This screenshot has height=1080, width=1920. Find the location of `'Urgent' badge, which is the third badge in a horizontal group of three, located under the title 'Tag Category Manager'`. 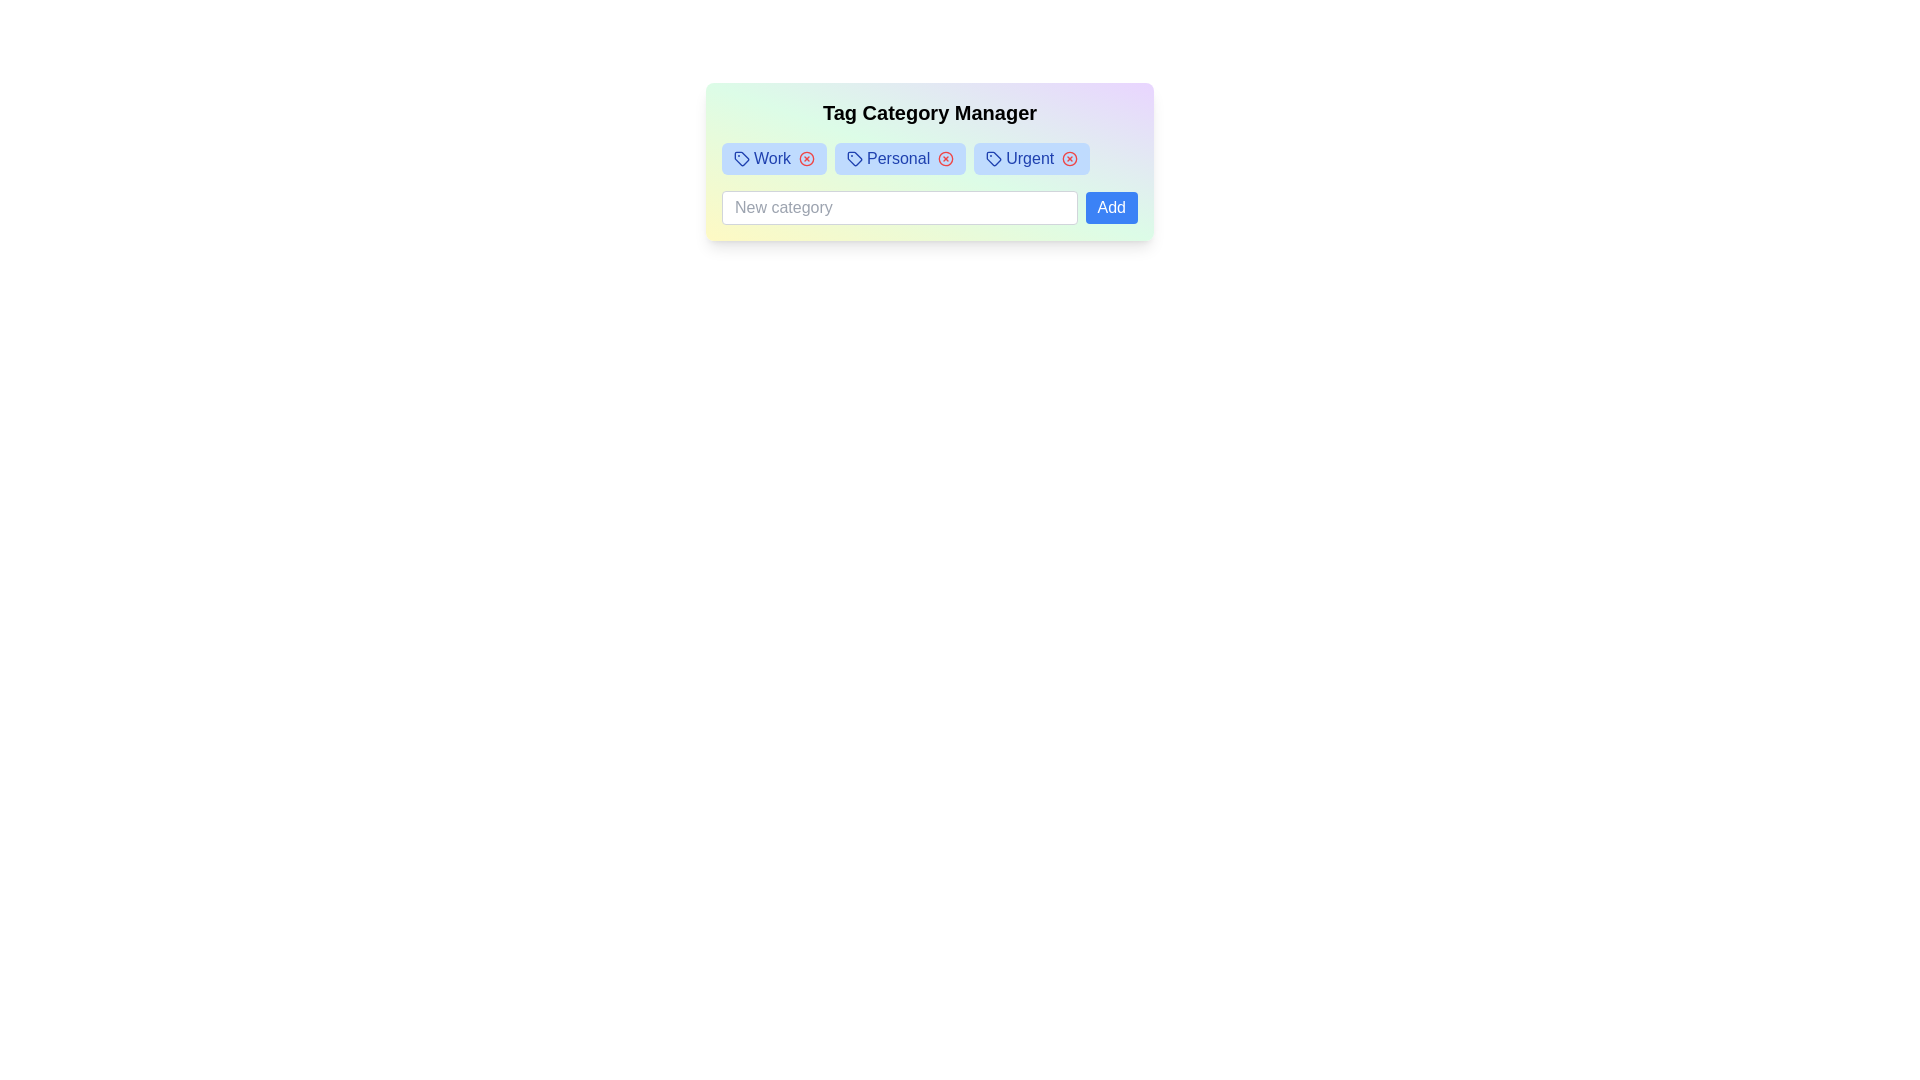

'Urgent' badge, which is the third badge in a horizontal group of three, located under the title 'Tag Category Manager' is located at coordinates (1032, 157).